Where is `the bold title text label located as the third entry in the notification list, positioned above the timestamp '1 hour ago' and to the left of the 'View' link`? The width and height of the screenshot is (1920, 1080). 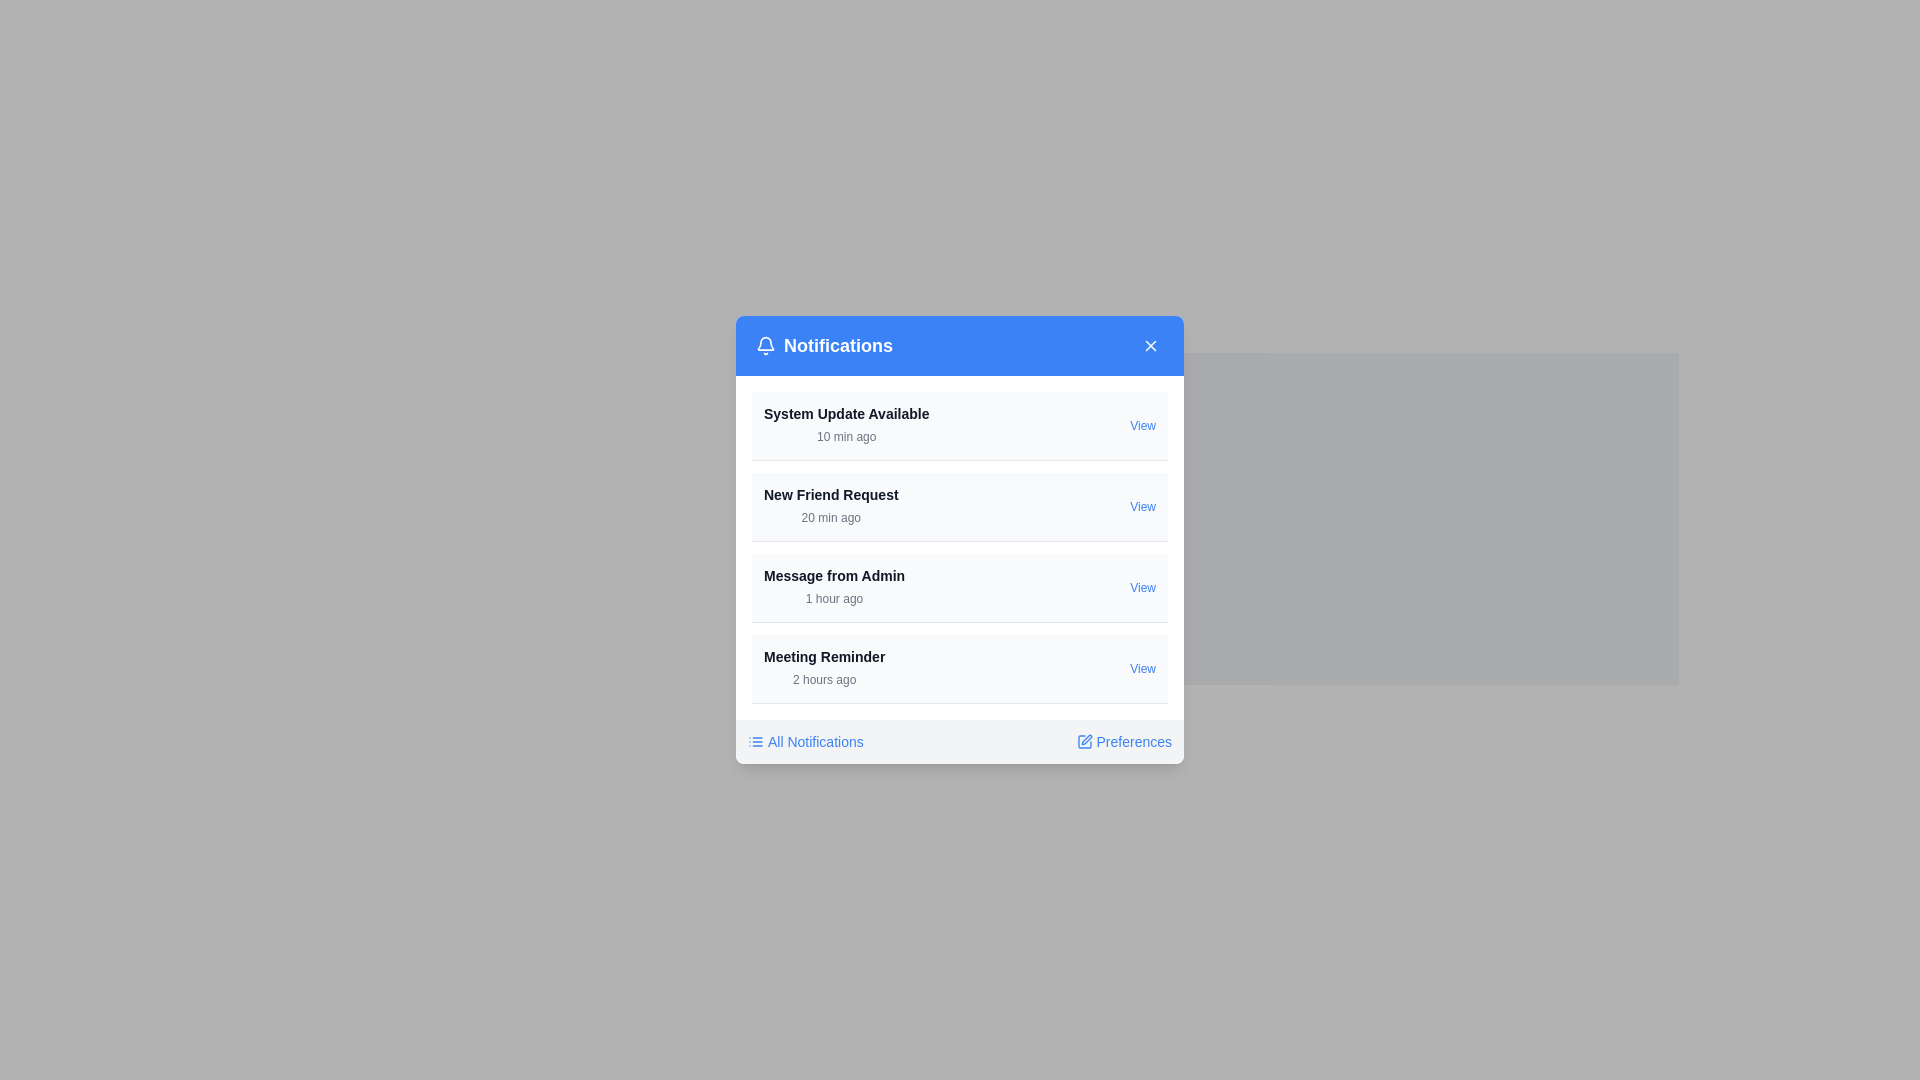 the bold title text label located as the third entry in the notification list, positioned above the timestamp '1 hour ago' and to the left of the 'View' link is located at coordinates (834, 575).